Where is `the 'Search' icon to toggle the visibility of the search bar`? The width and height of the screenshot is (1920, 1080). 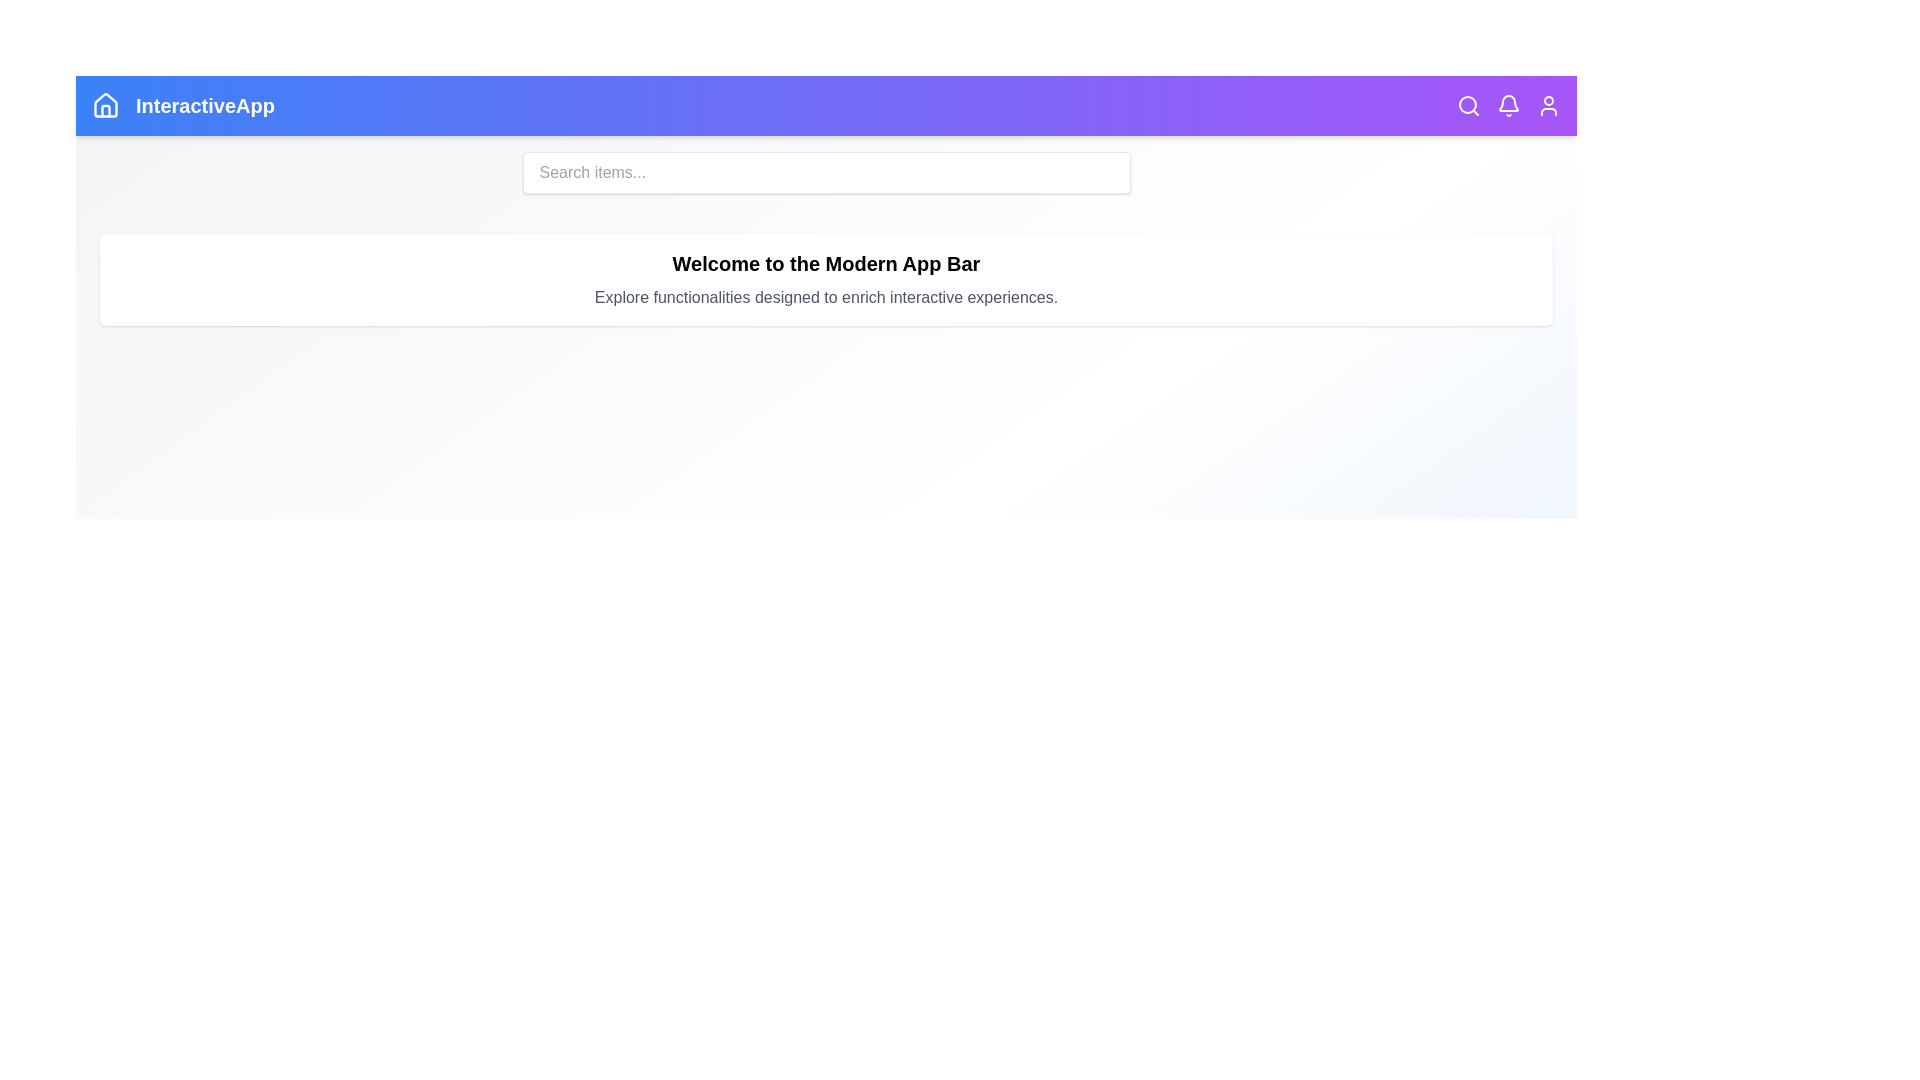 the 'Search' icon to toggle the visibility of the search bar is located at coordinates (1468, 105).